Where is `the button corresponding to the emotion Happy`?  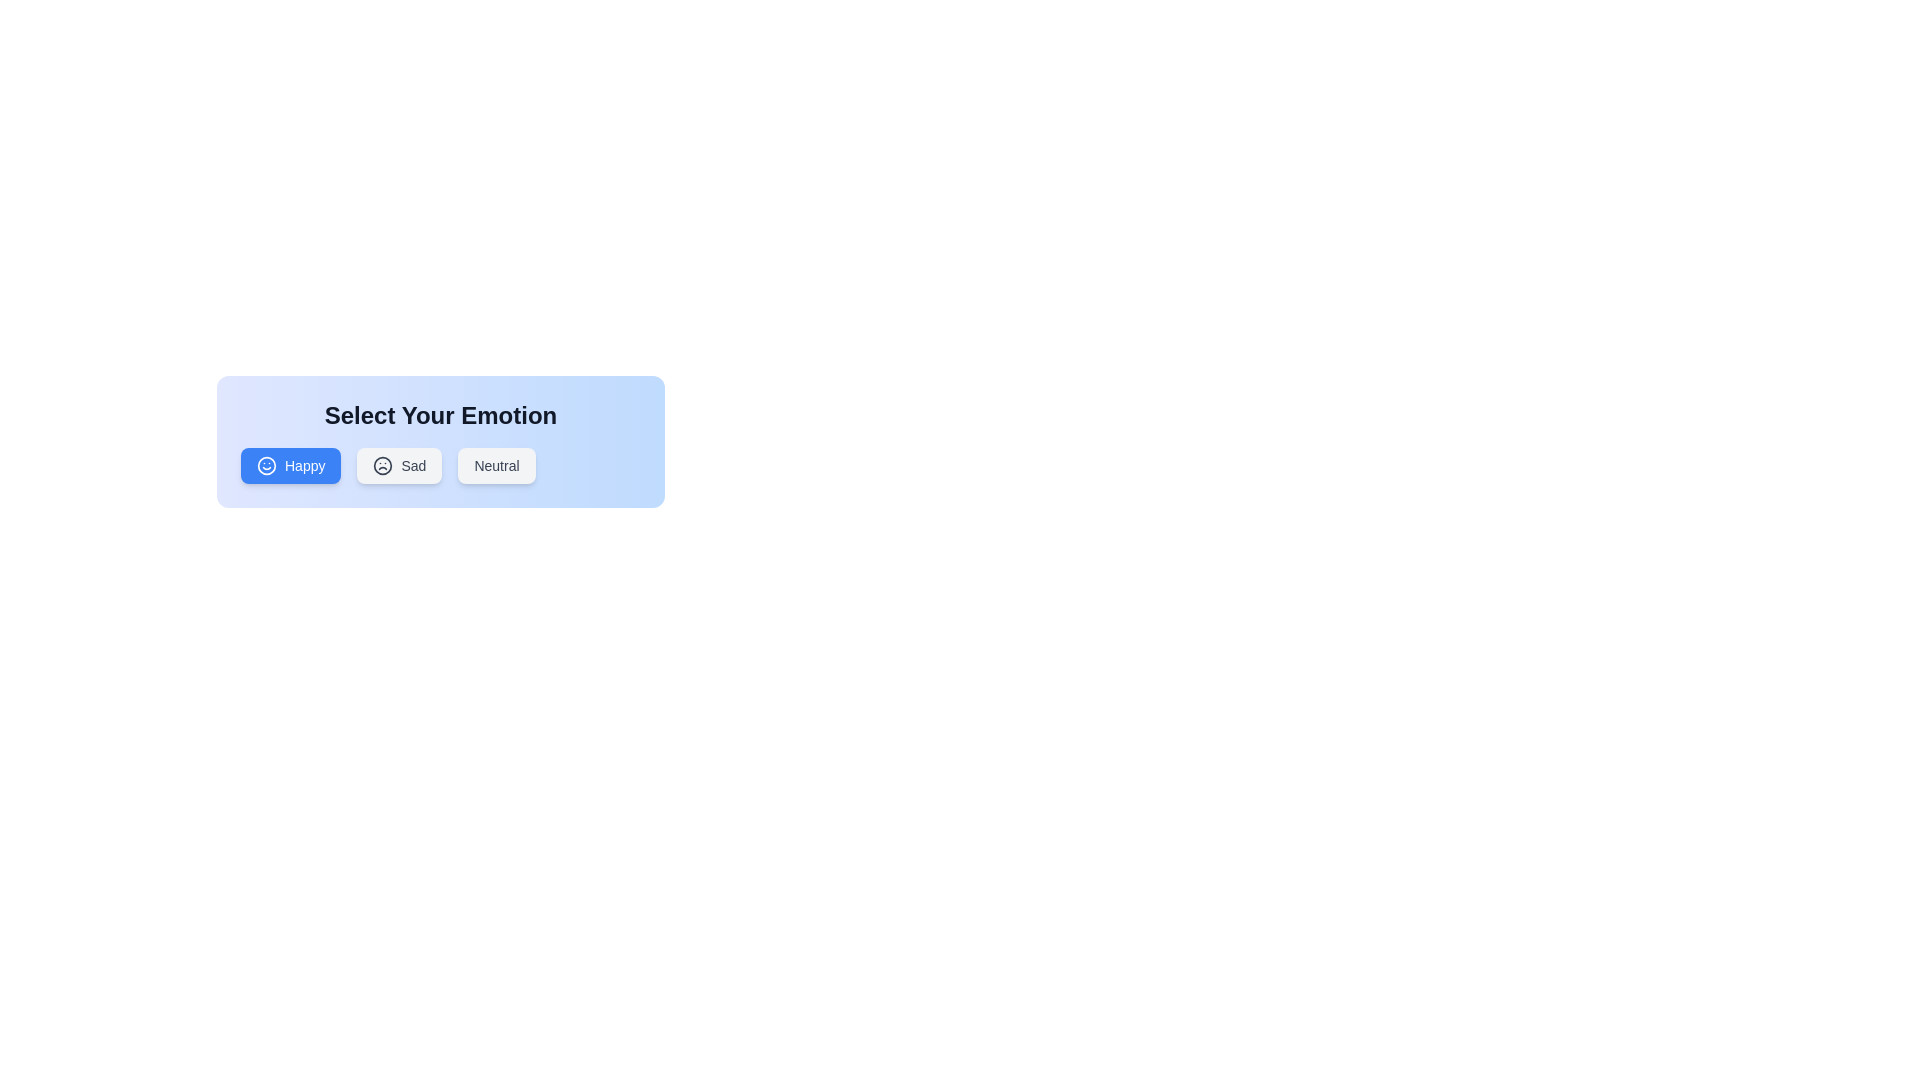
the button corresponding to the emotion Happy is located at coordinates (290, 466).